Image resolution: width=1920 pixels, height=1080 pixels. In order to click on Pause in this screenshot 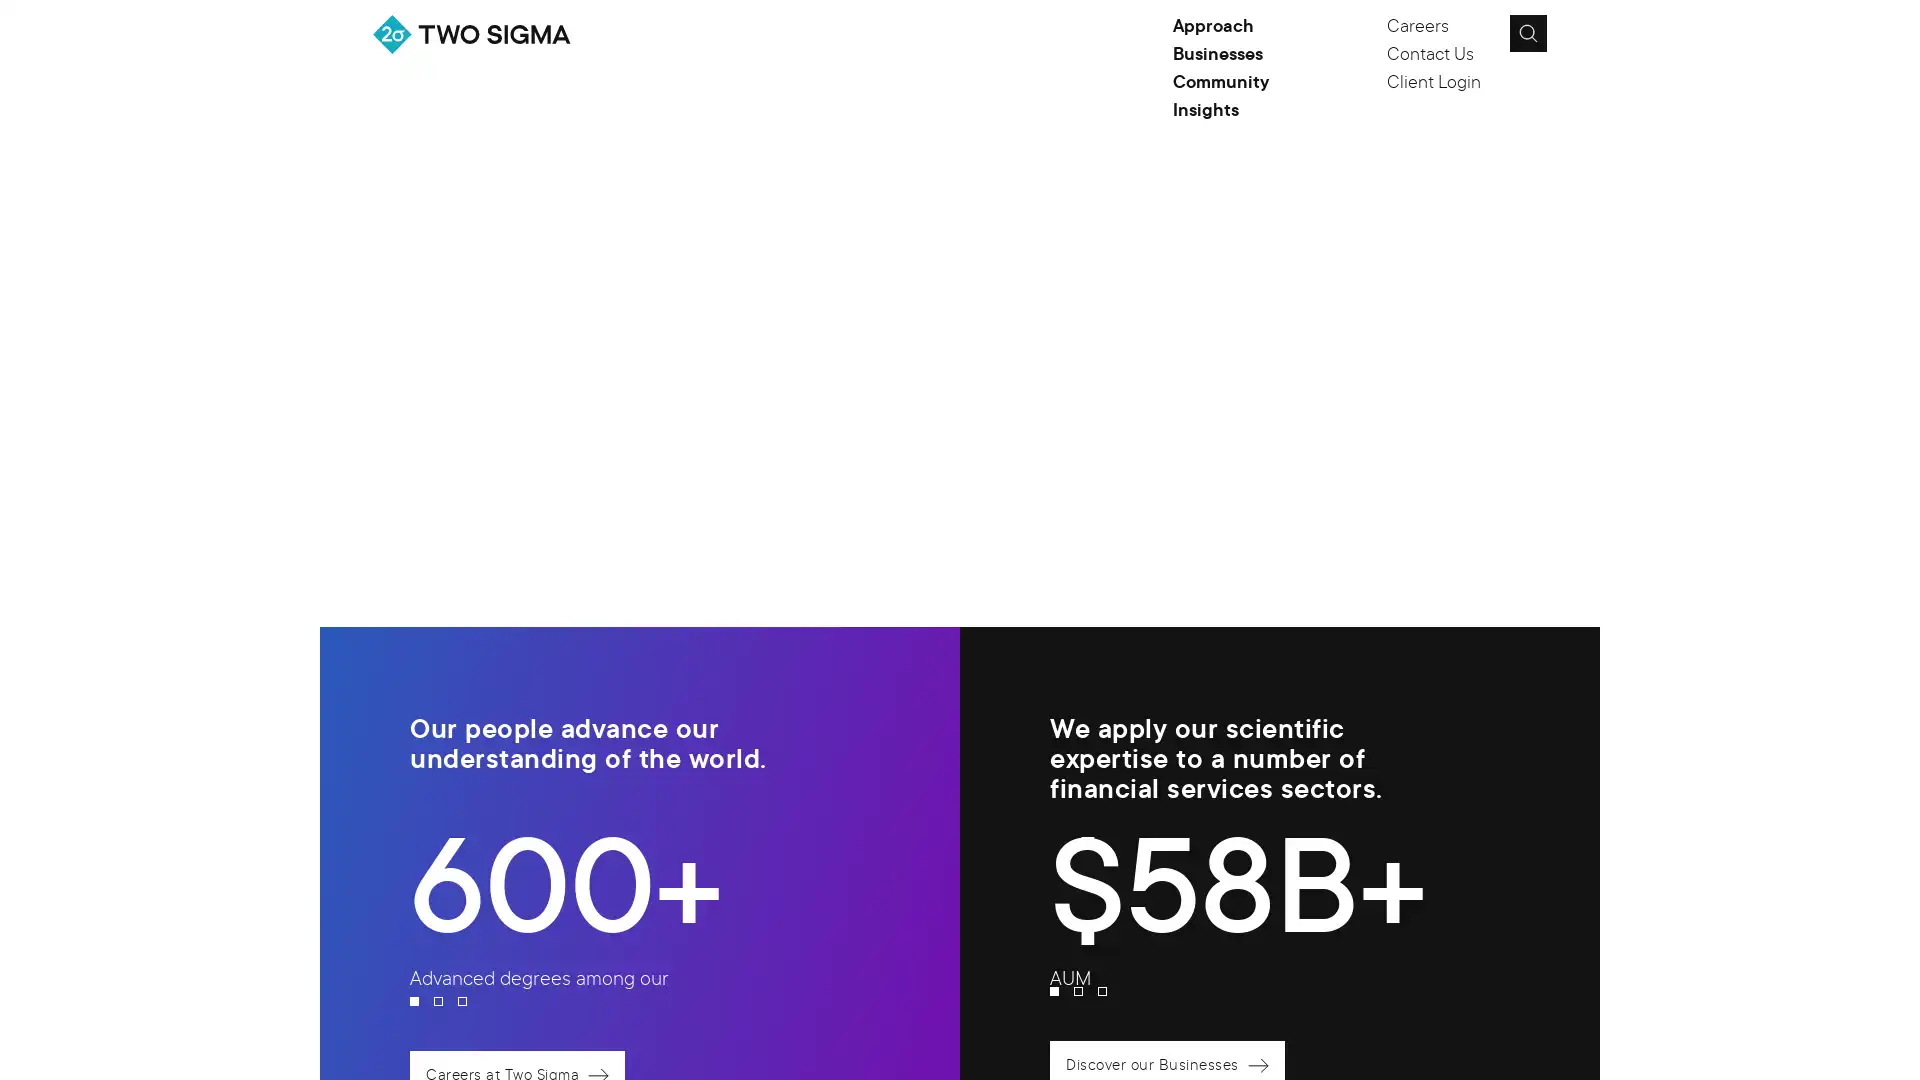, I will do `click(1516, 265)`.